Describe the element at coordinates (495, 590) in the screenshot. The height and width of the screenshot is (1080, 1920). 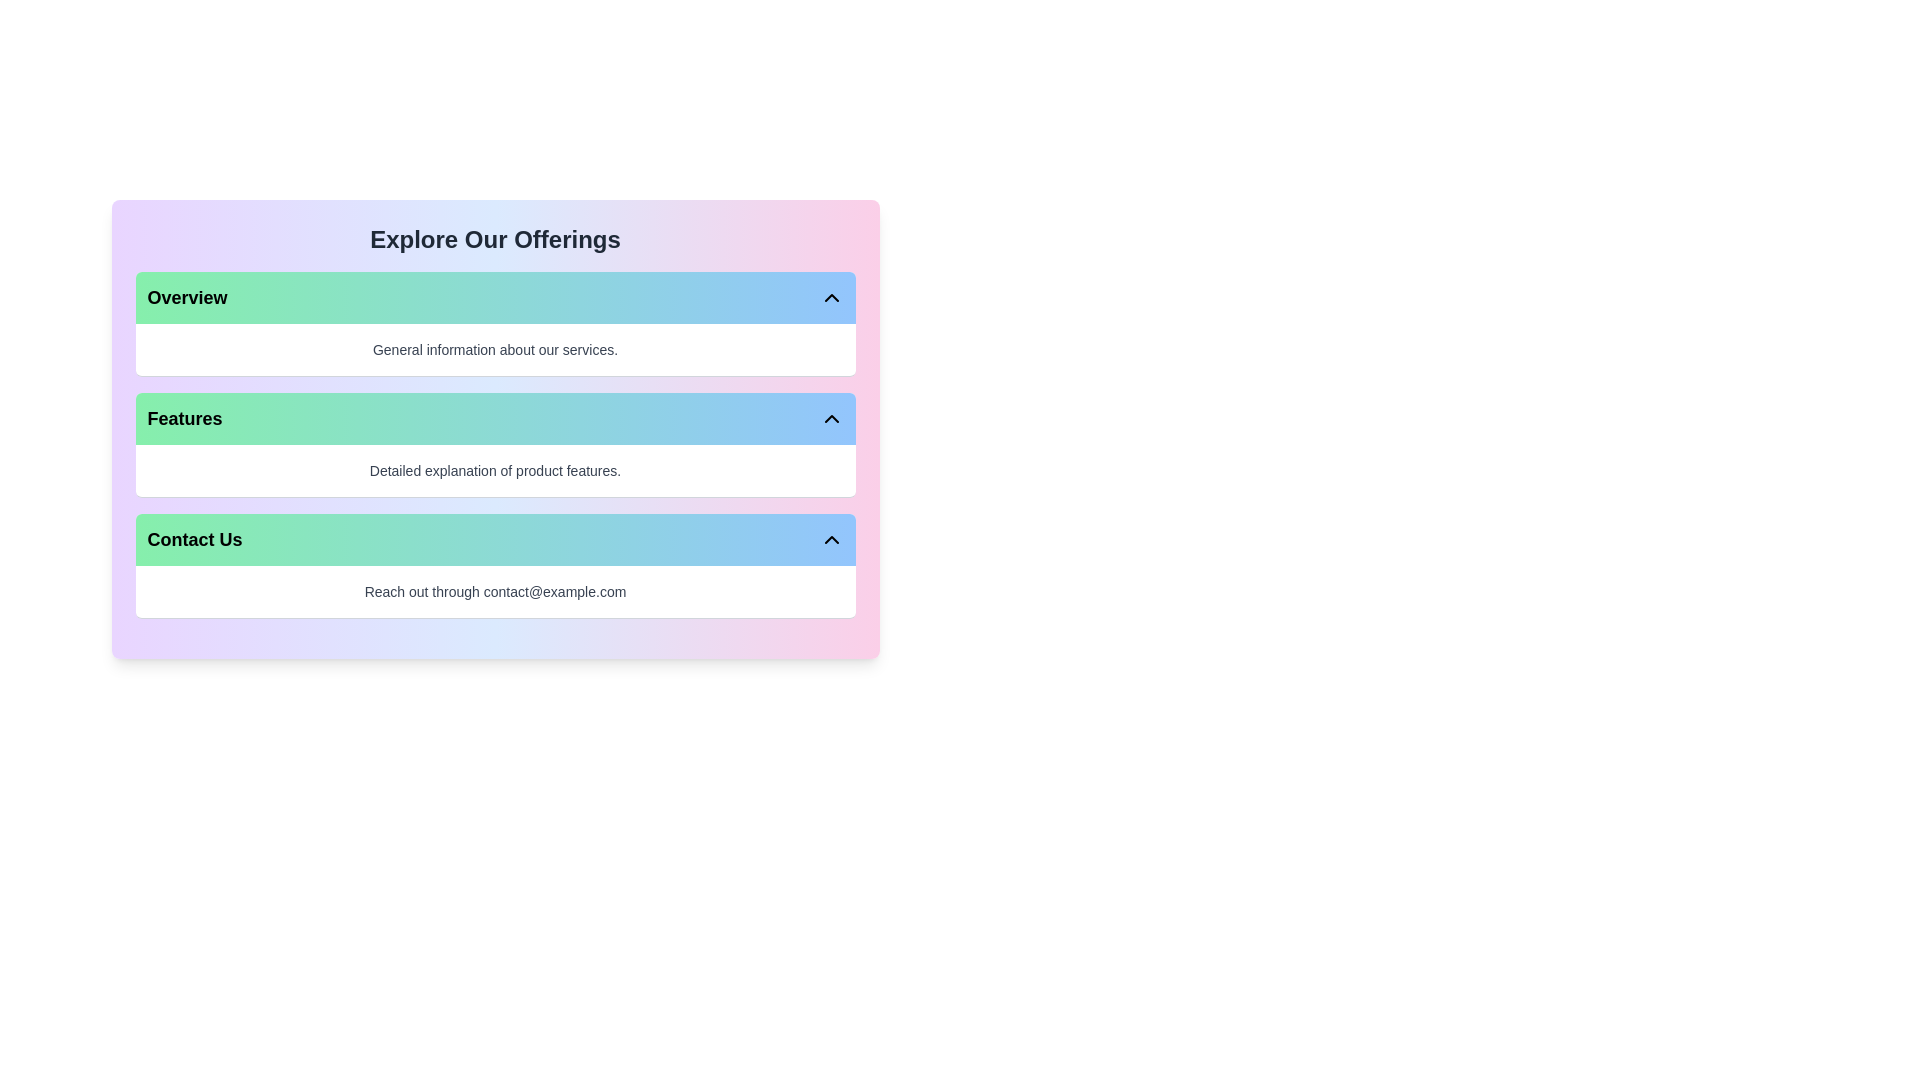
I see `the static text box that provides contact information located directly below the 'Contact Us' caption in the 'Contact Us' section` at that location.